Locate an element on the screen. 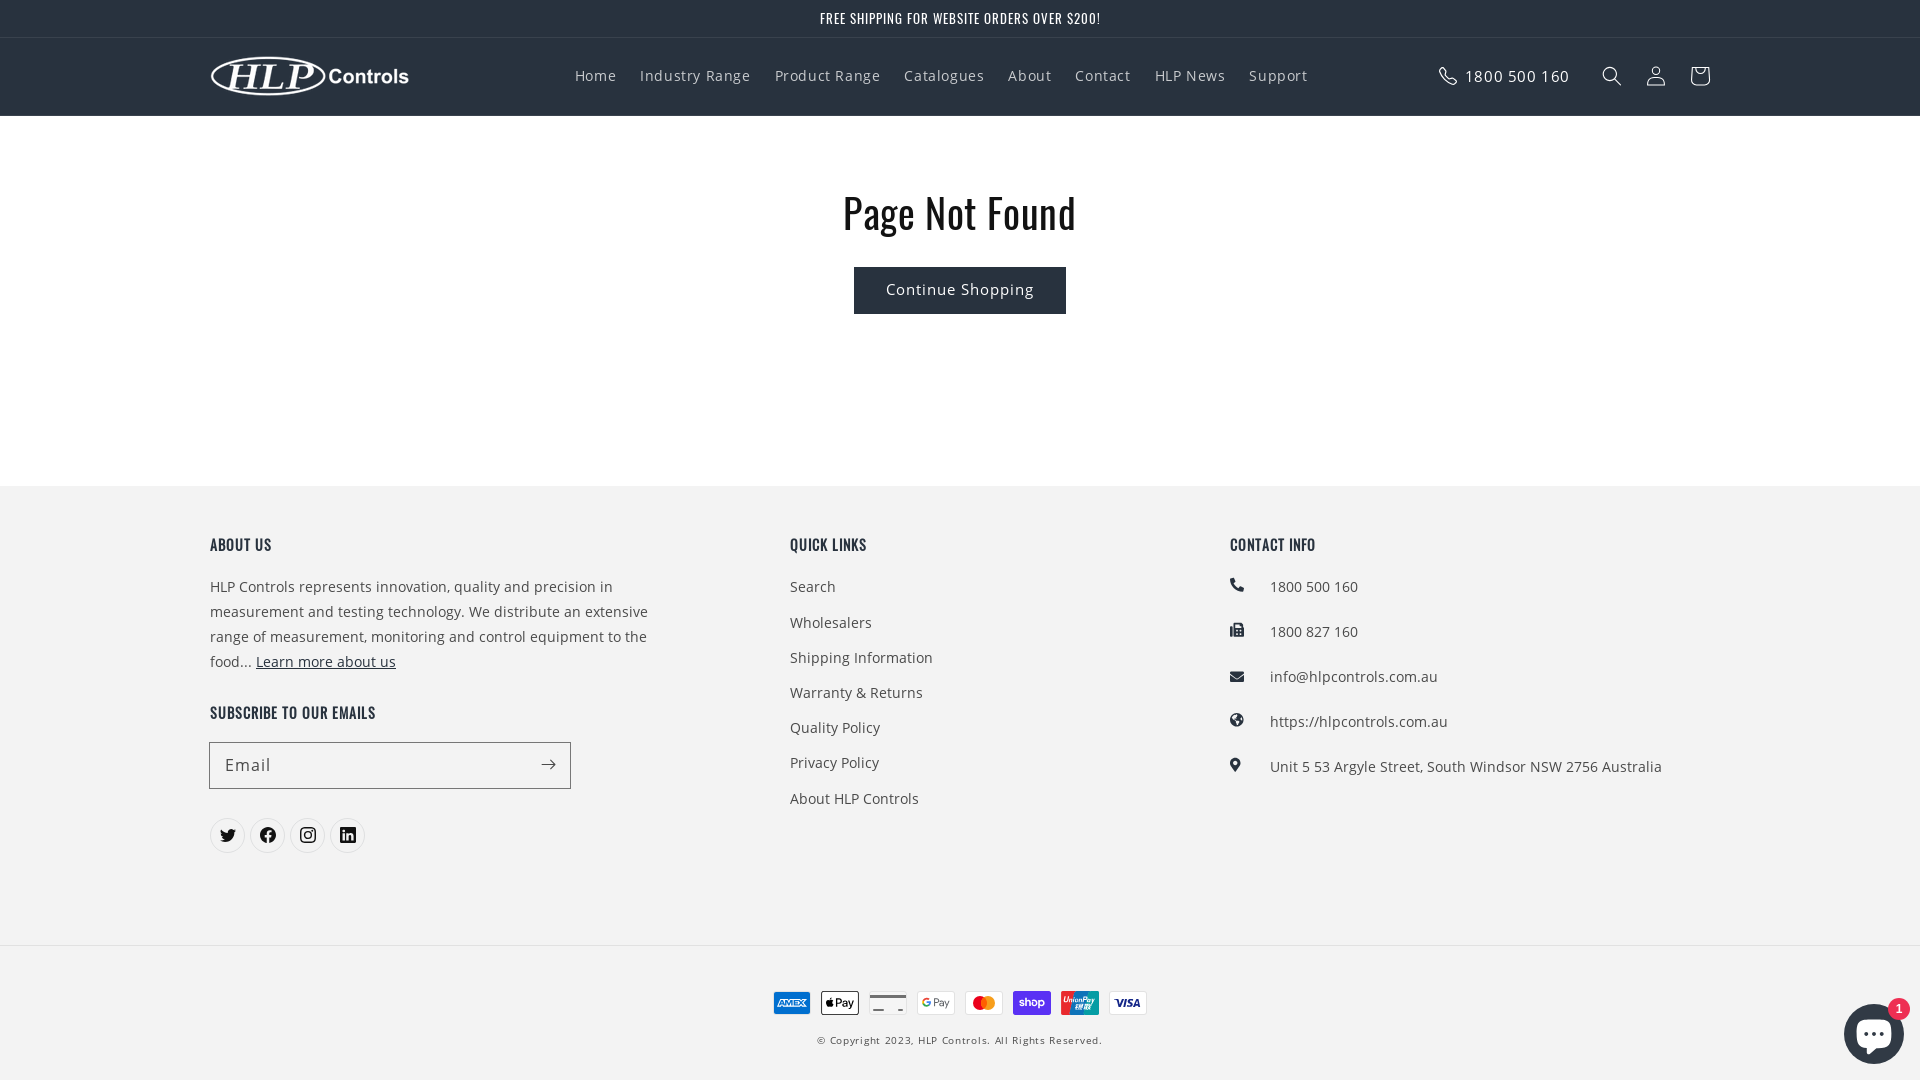 The width and height of the screenshot is (1920, 1080). 'Log in' is located at coordinates (1633, 75).